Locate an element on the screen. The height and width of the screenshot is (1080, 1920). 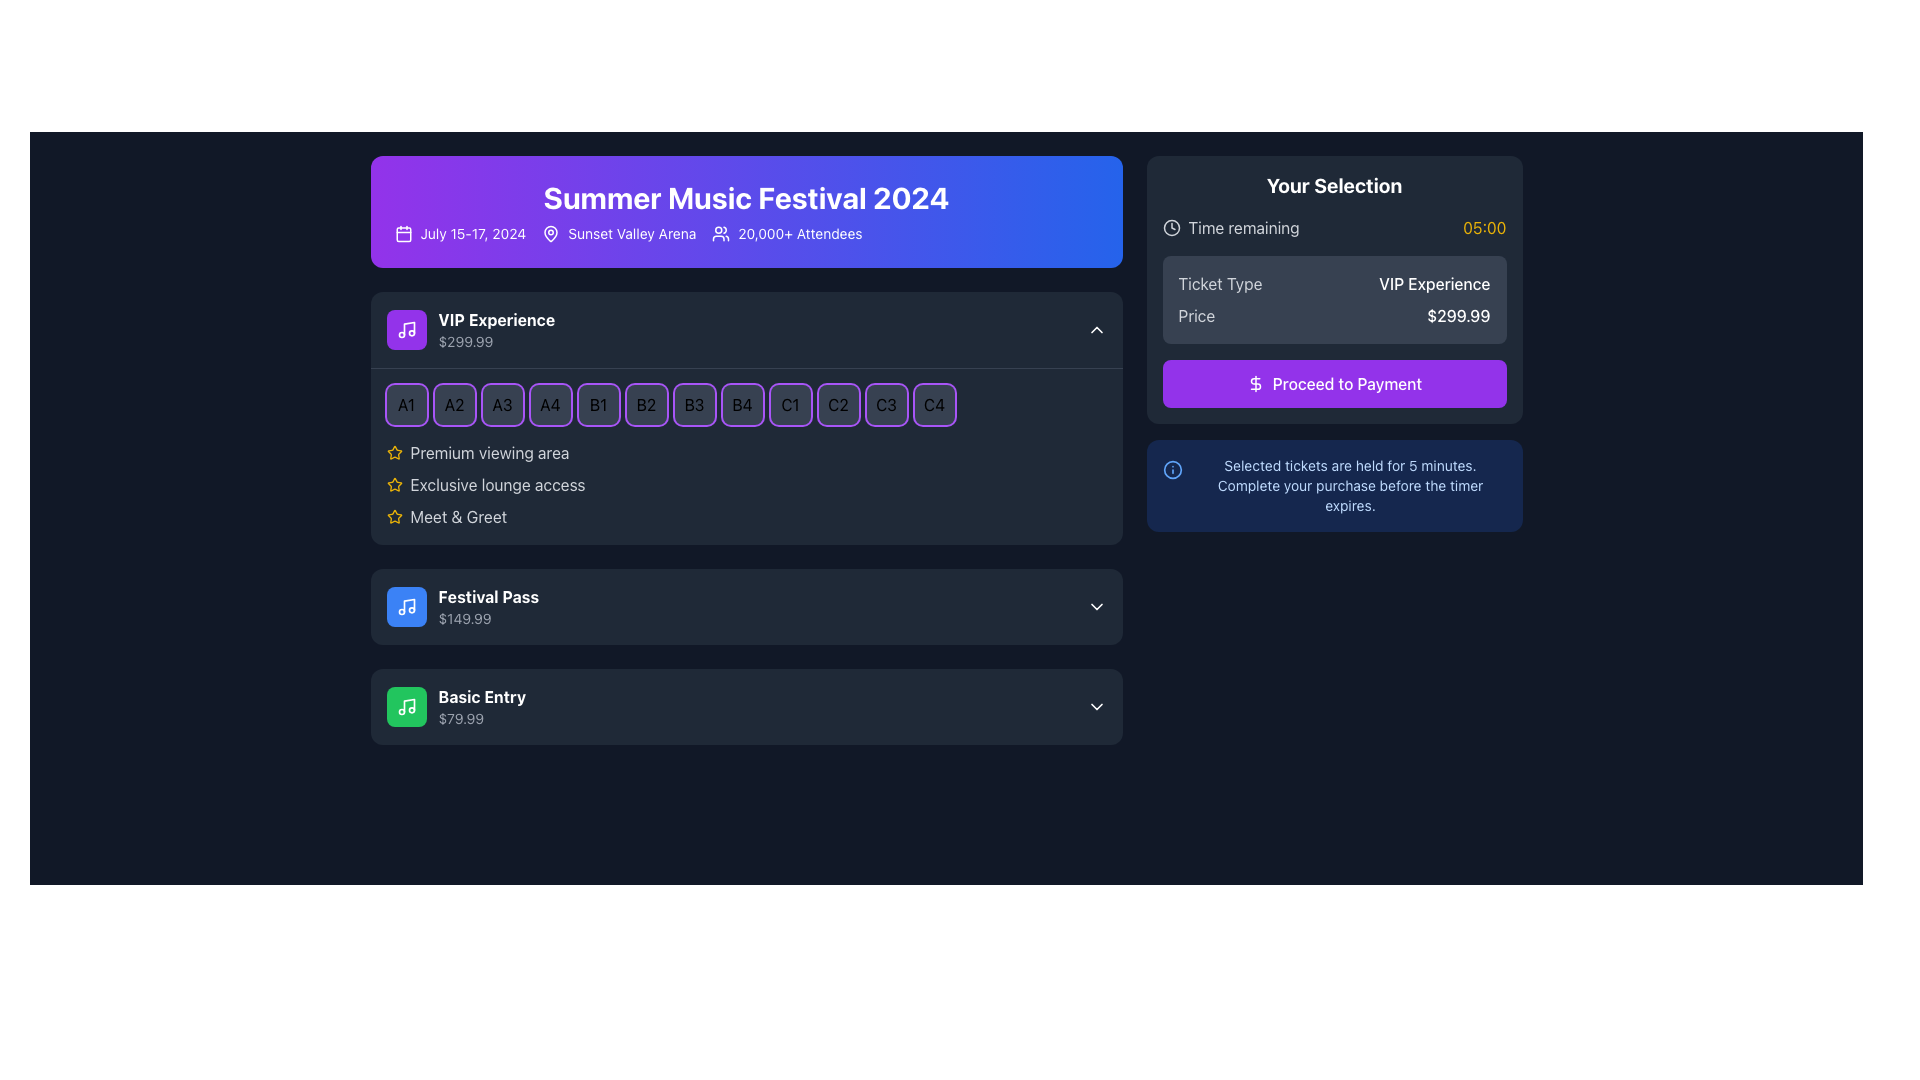
the yellow star-shaped icon with a hollow center, located to the left of the text 'Premium viewing area' in the 'VIP Experience' section is located at coordinates (394, 452).